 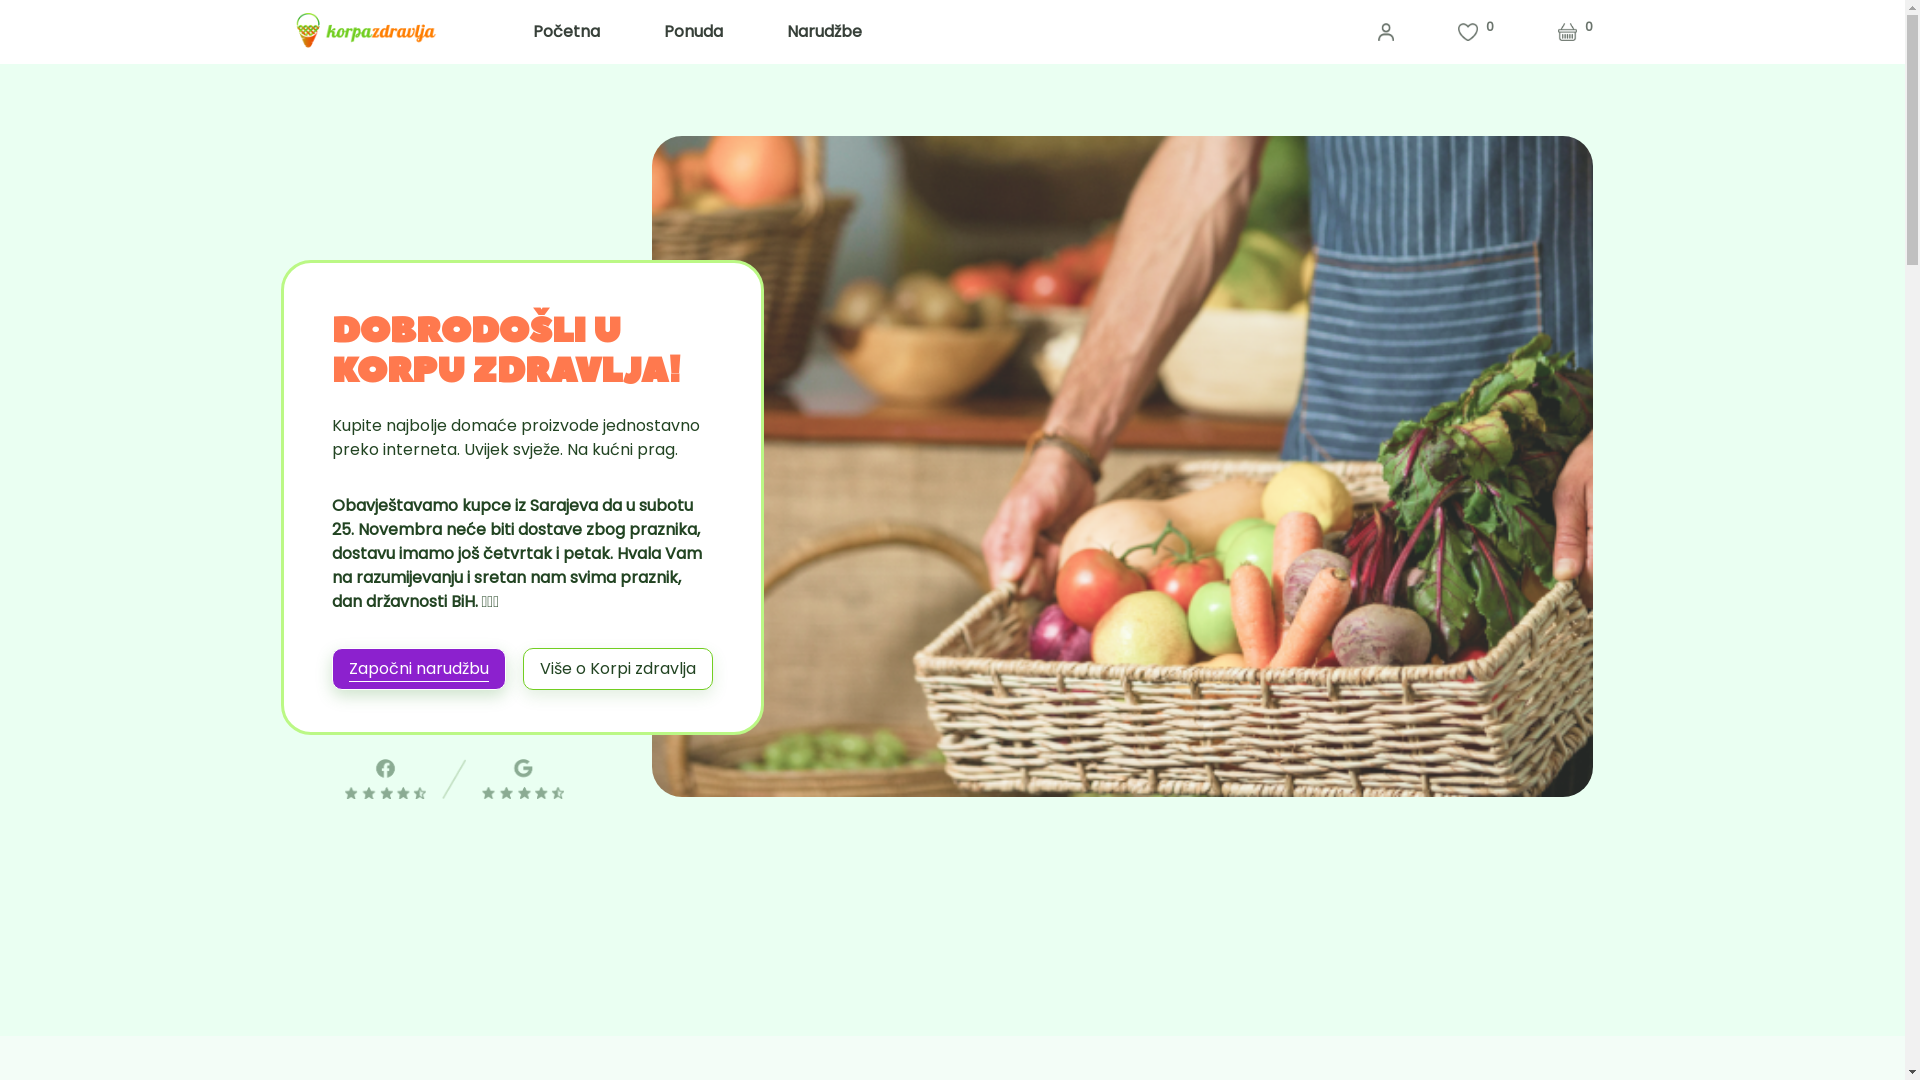 I want to click on '0', so click(x=1476, y=31).